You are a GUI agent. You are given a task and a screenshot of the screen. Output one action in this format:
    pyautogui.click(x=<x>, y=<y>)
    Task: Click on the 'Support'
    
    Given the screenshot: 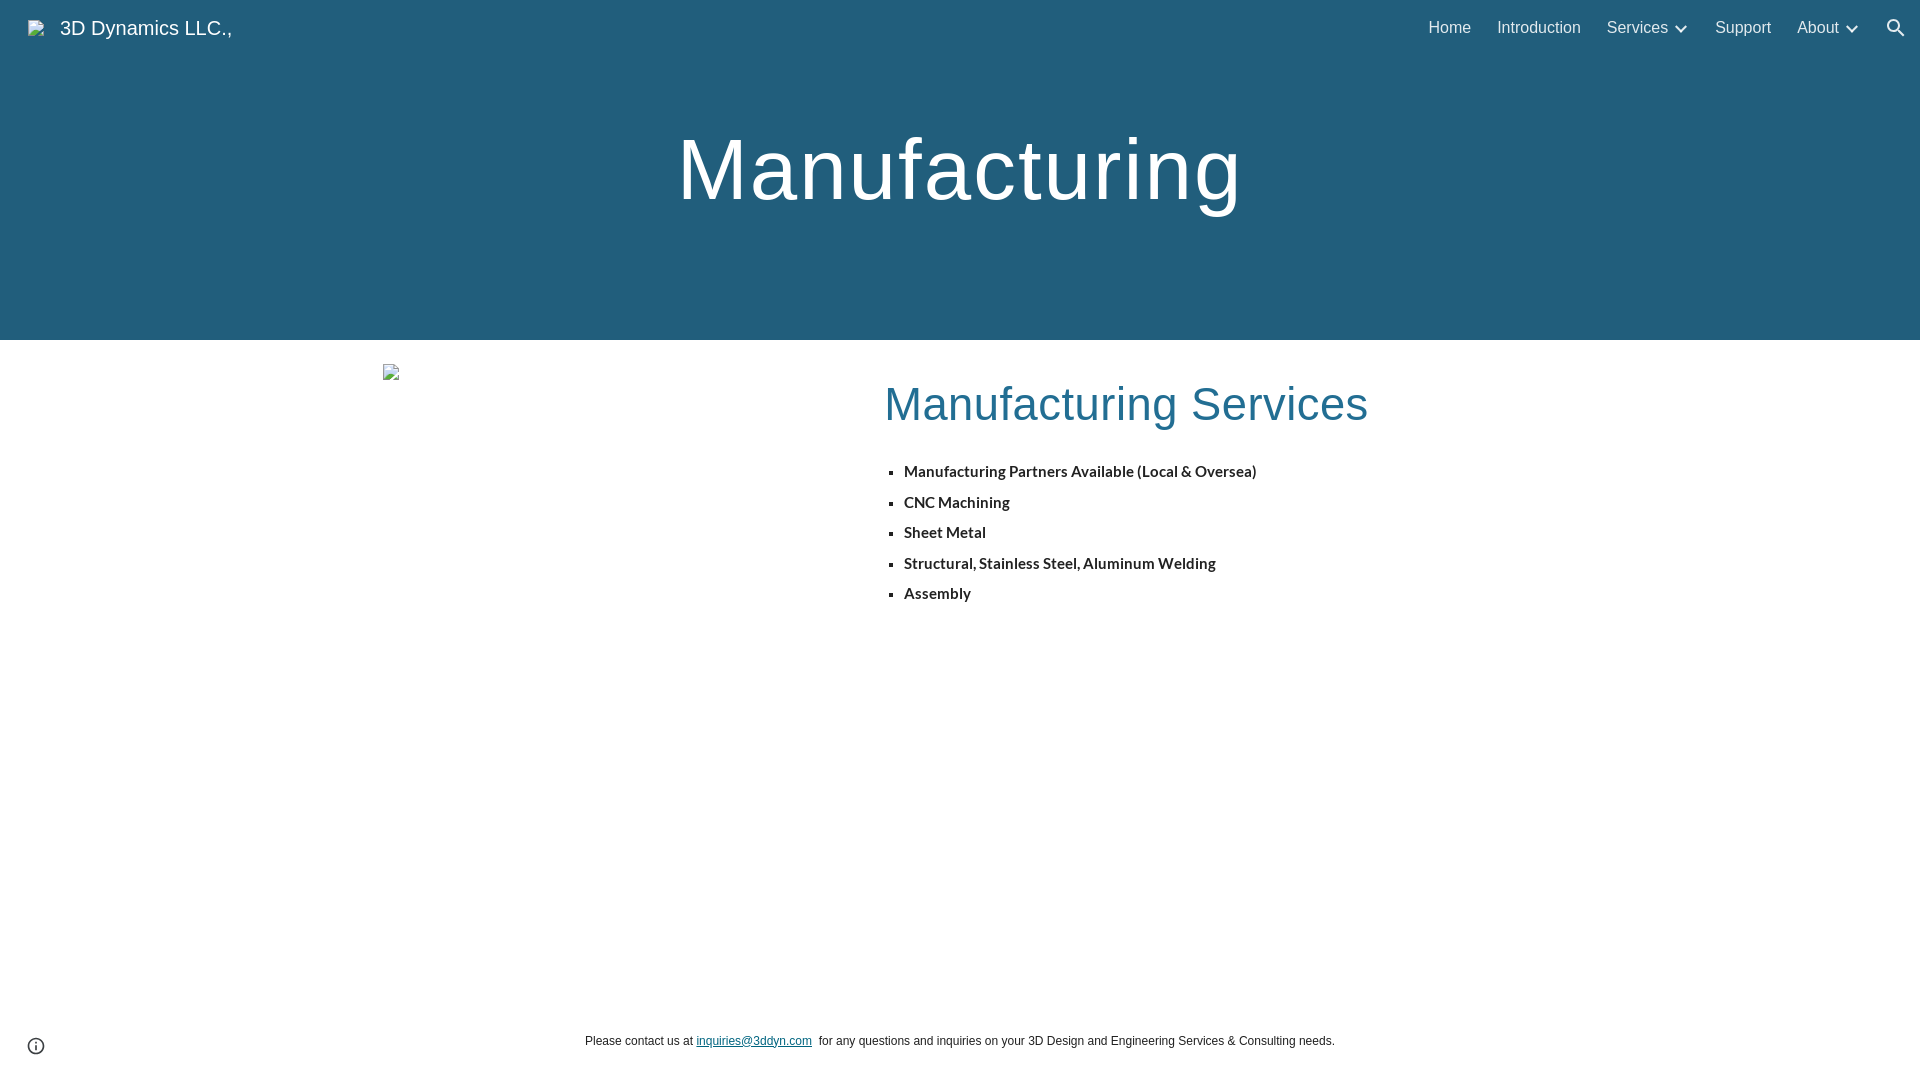 What is the action you would take?
    pyautogui.click(x=1741, y=27)
    